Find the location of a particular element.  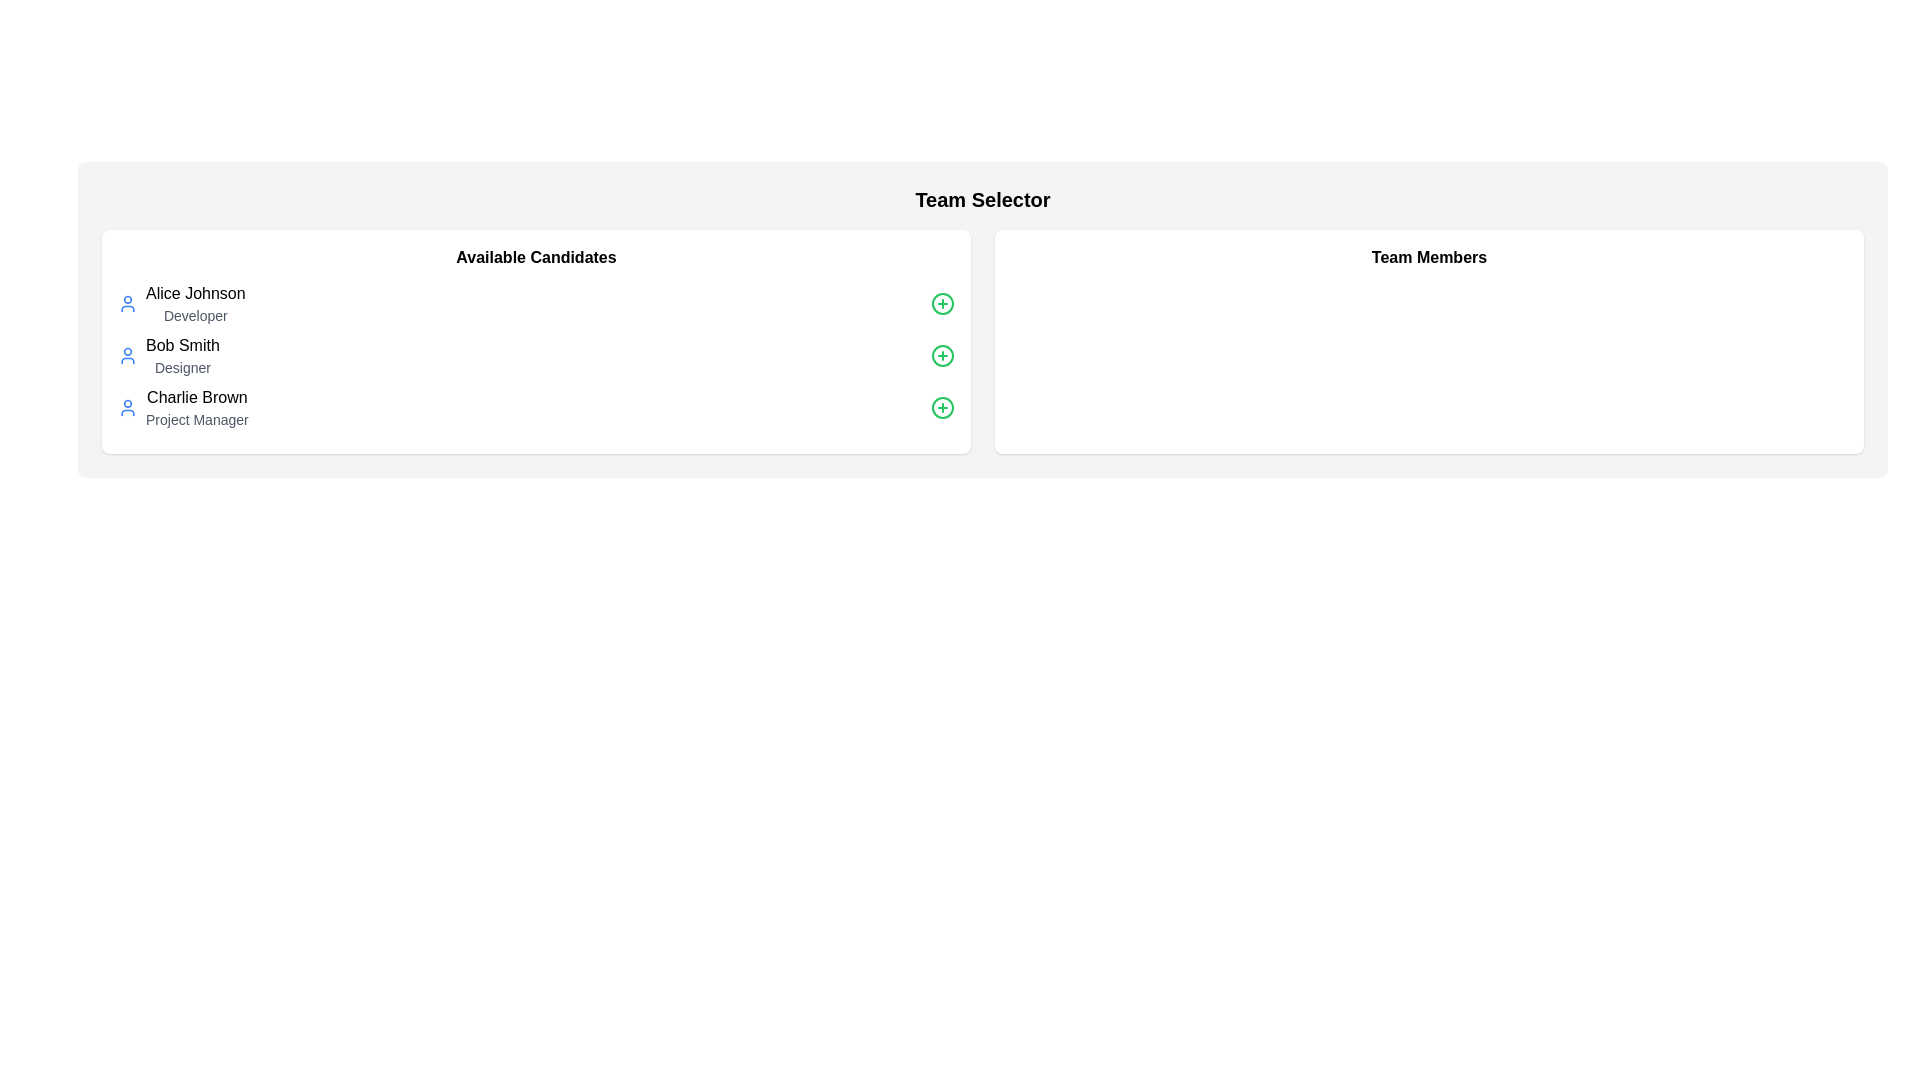

the top candidate entry in the 'Available Candidates' column, which displays their name and role in the team management interface is located at coordinates (195, 304).